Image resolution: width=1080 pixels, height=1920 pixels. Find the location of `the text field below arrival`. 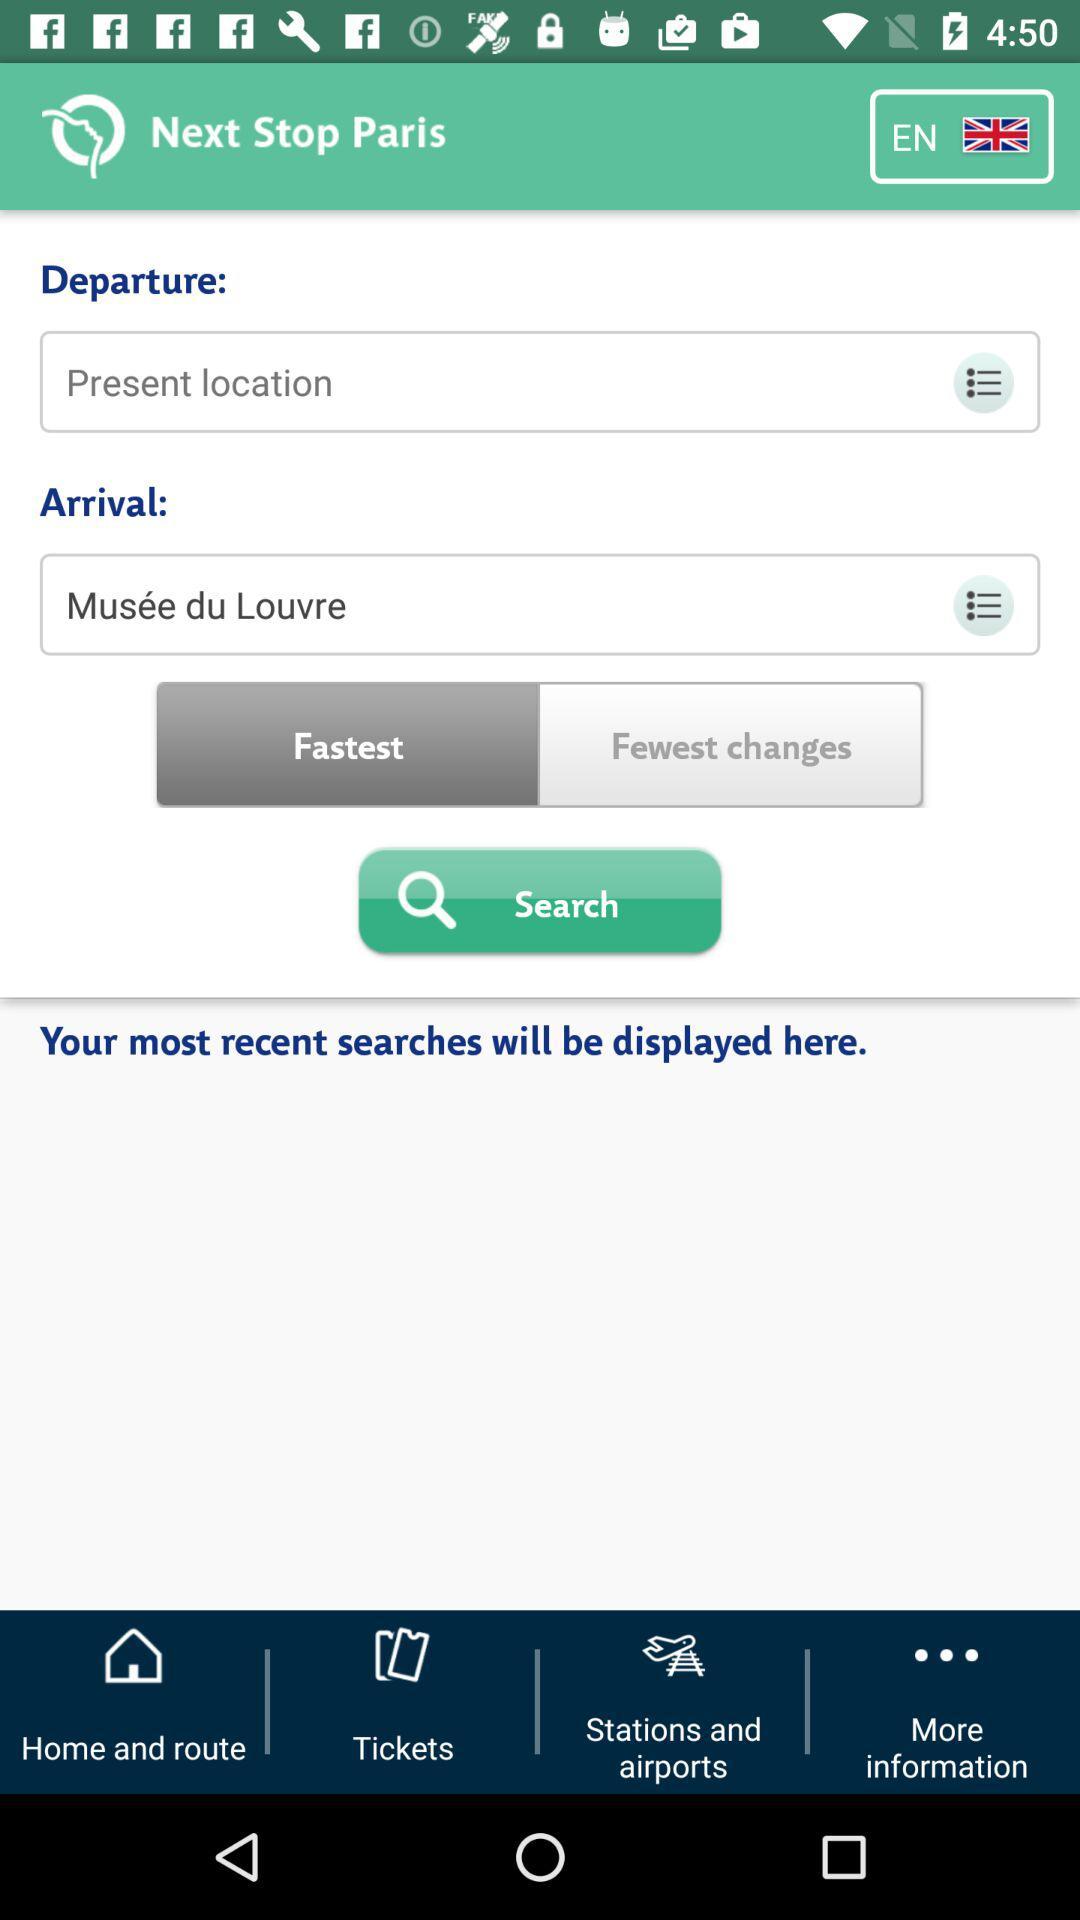

the text field below arrival is located at coordinates (540, 603).